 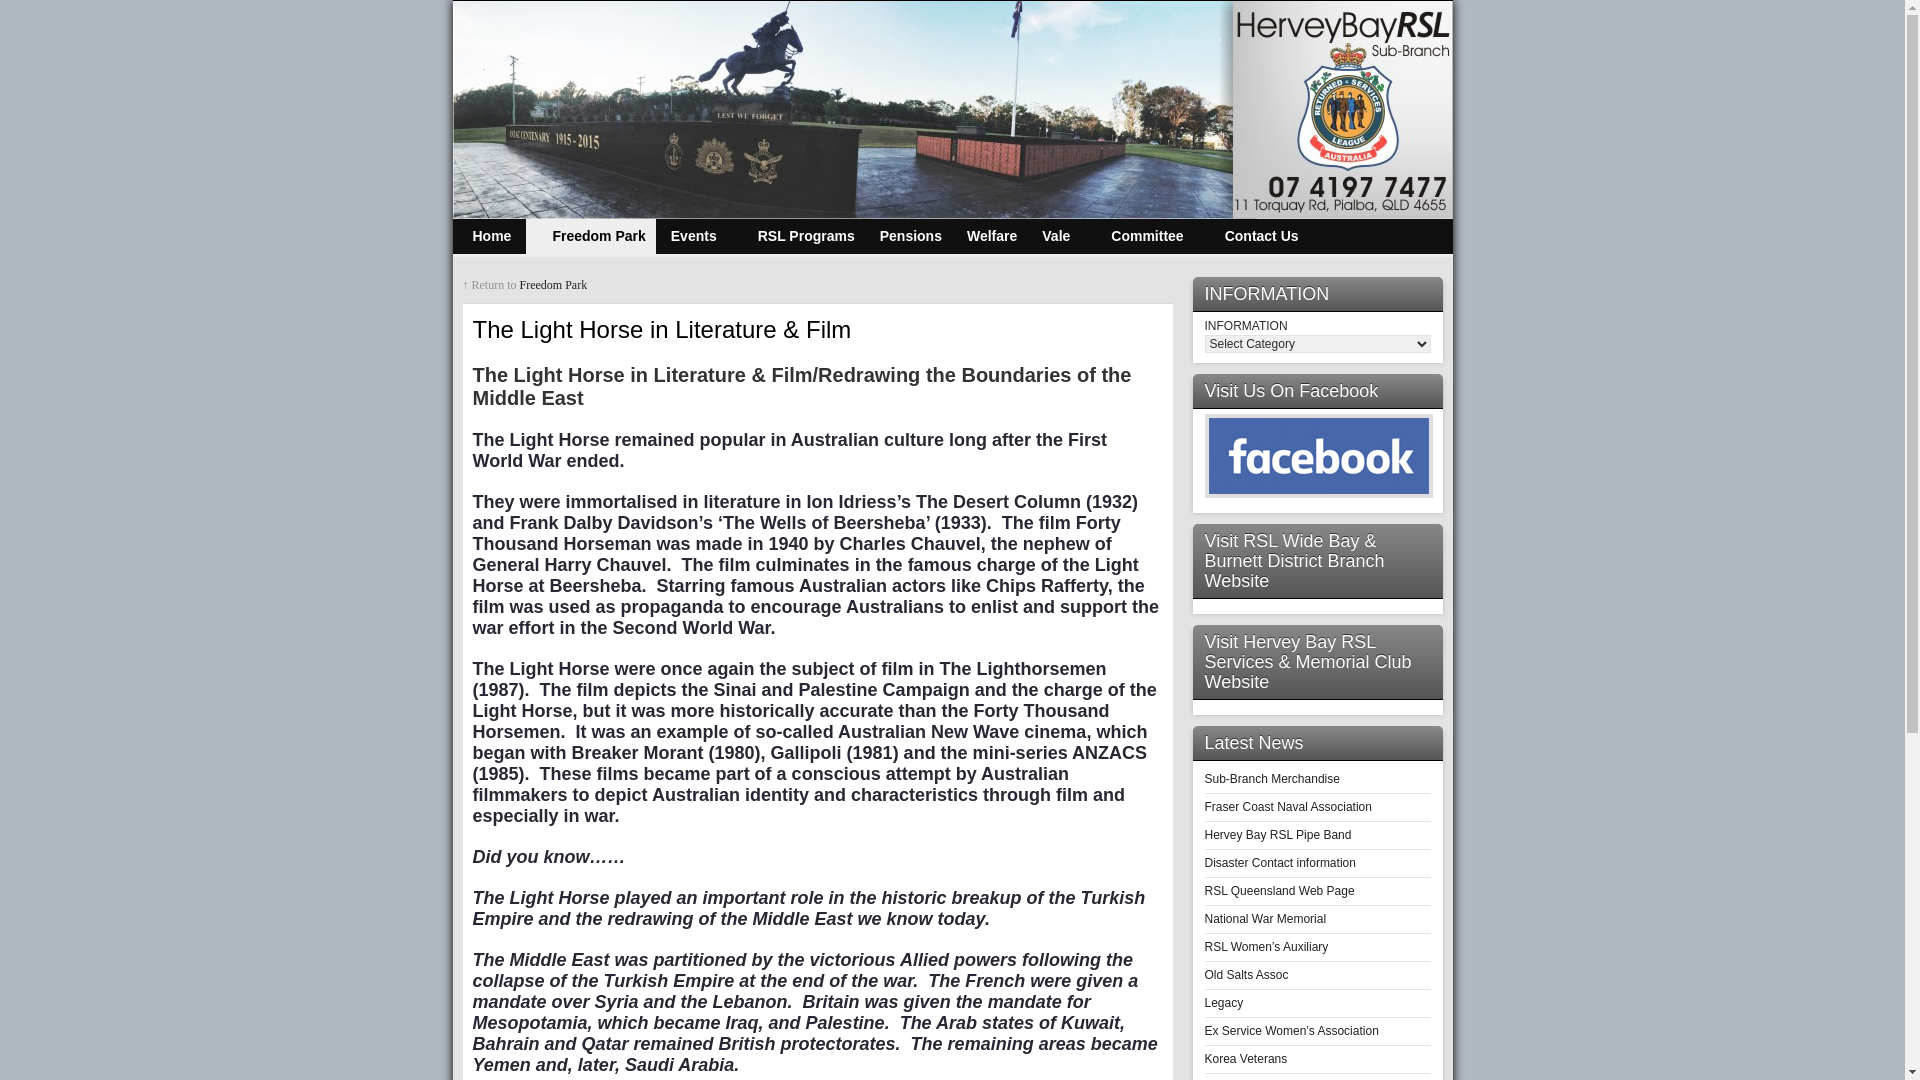 What do you see at coordinates (1278, 862) in the screenshot?
I see `'Disaster Contact information'` at bounding box center [1278, 862].